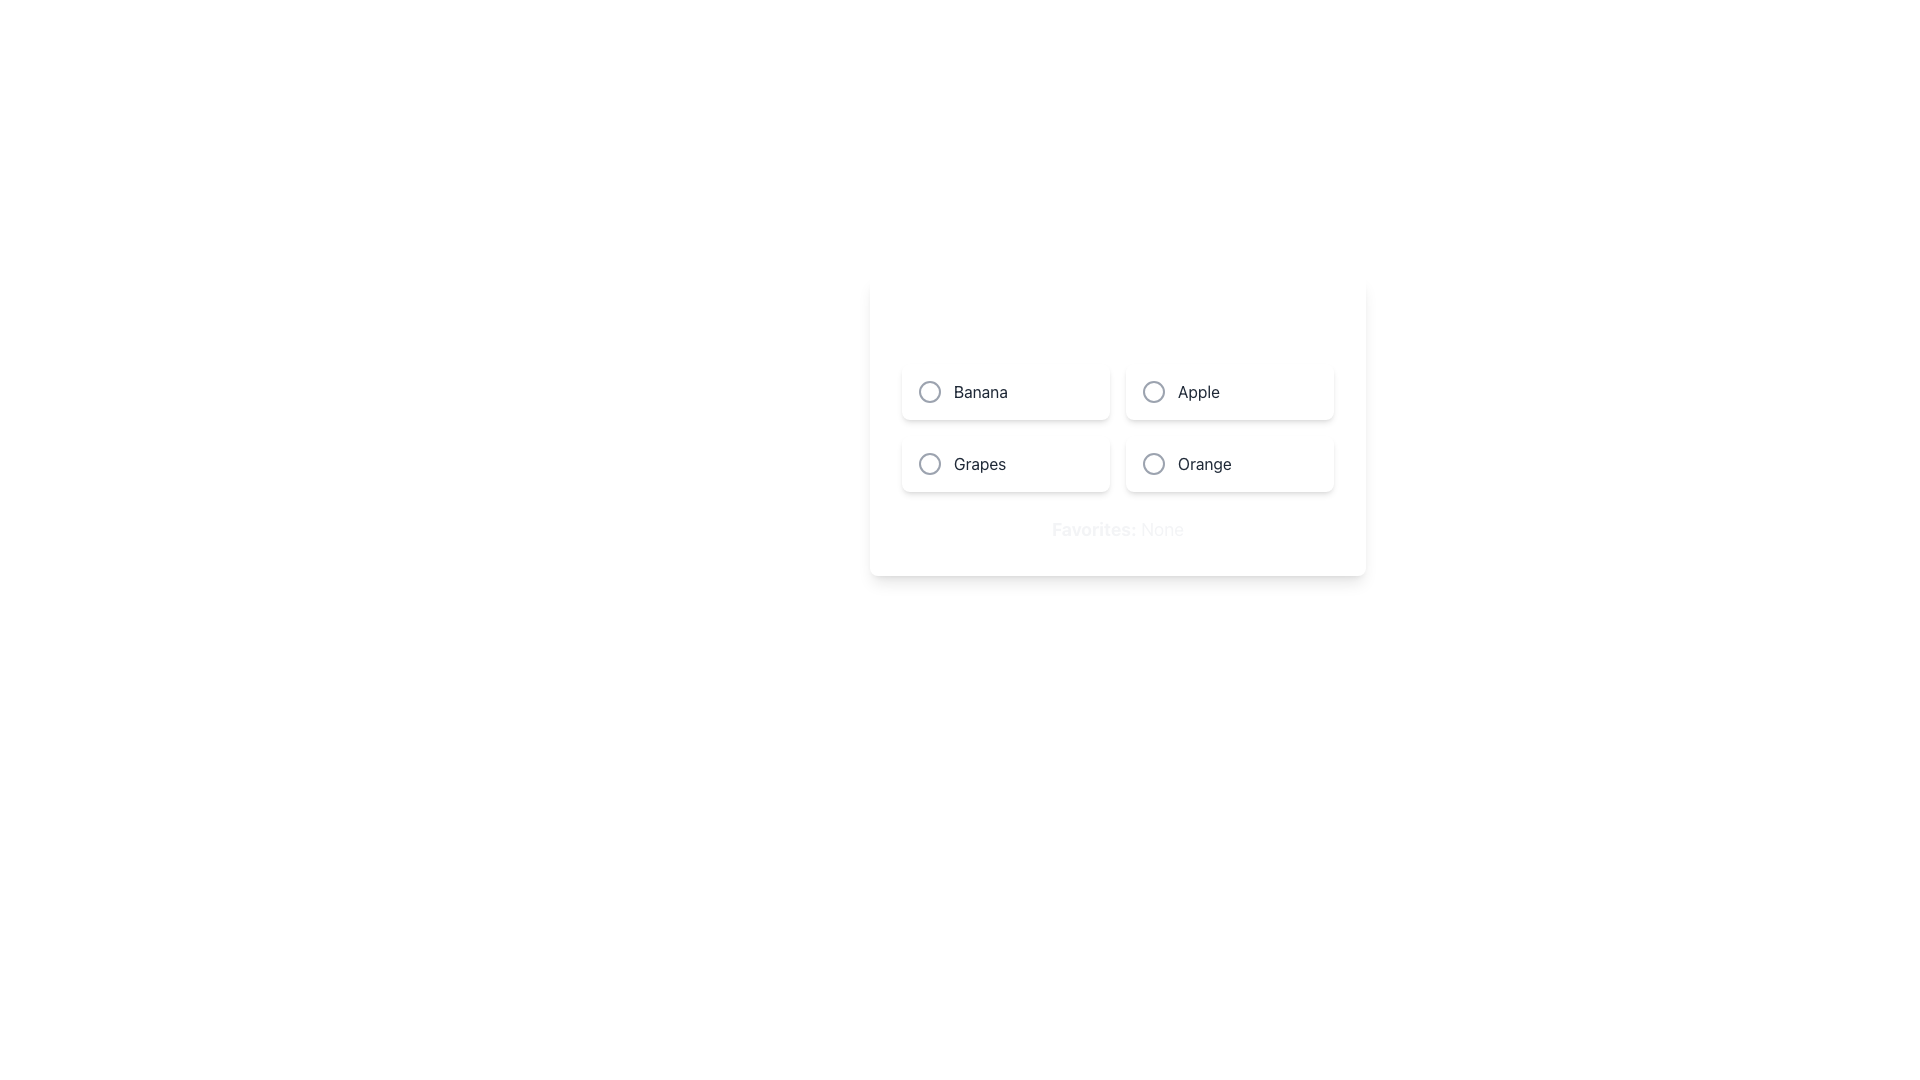 This screenshot has width=1920, height=1080. I want to click on the radio button indicating the 'Grapes' selection, located in the bottom-left of the panel, so click(929, 463).